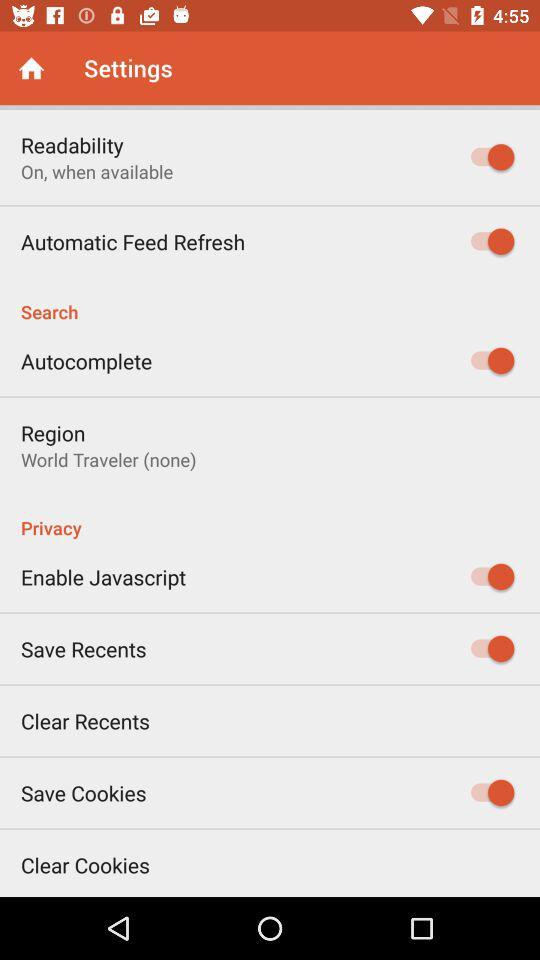  What do you see at coordinates (270, 516) in the screenshot?
I see `privacy` at bounding box center [270, 516].